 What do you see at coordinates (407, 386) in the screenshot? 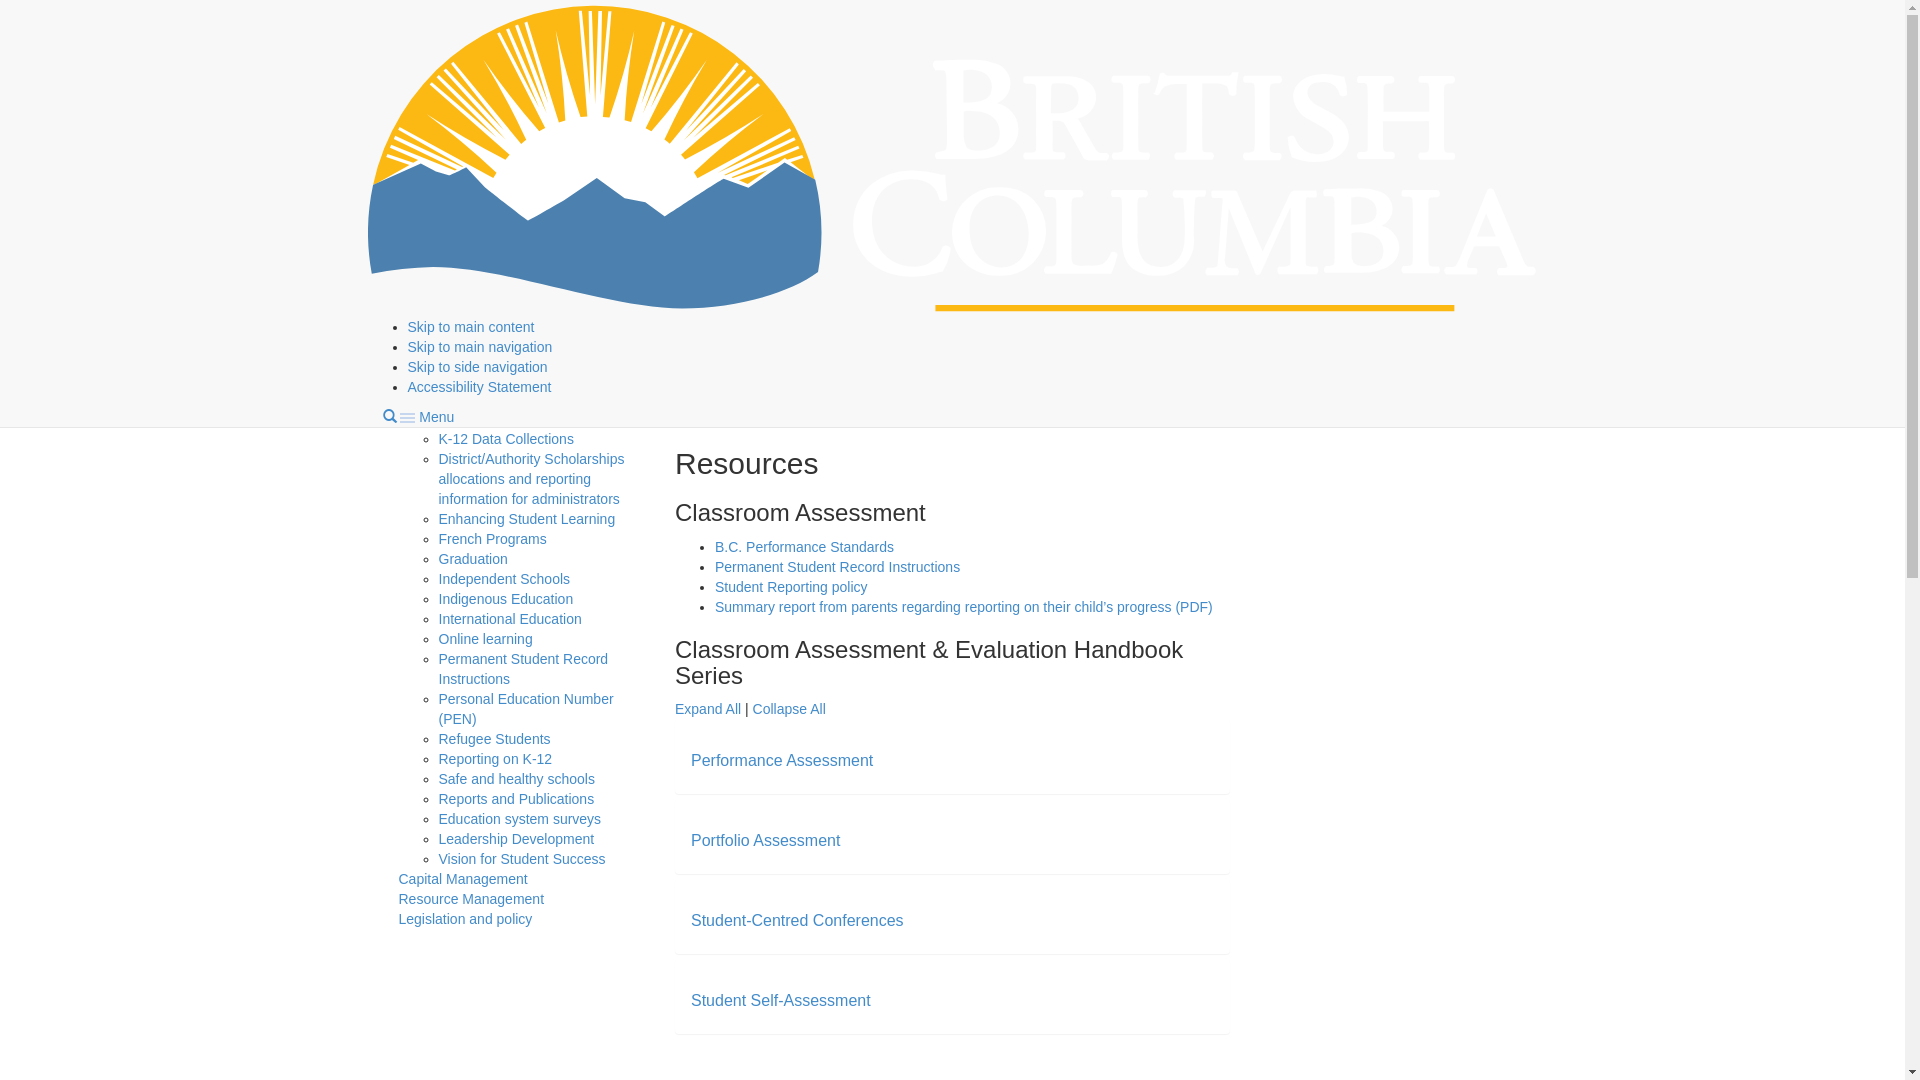
I see `'Accessibility Statement'` at bounding box center [407, 386].